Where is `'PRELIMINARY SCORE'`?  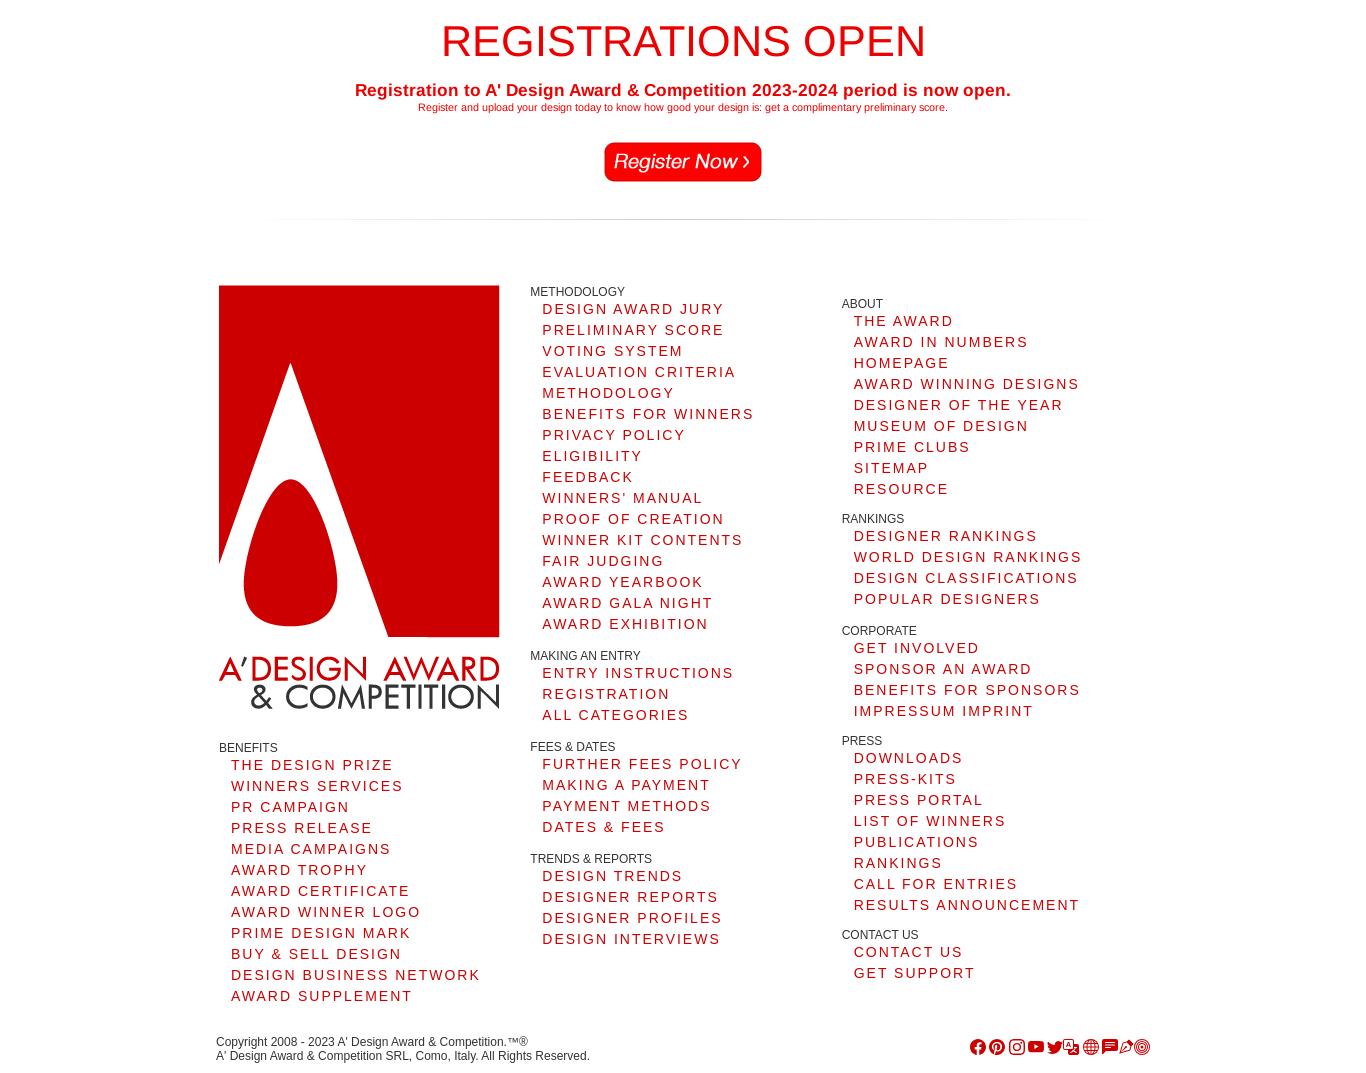 'PRELIMINARY SCORE' is located at coordinates (542, 328).